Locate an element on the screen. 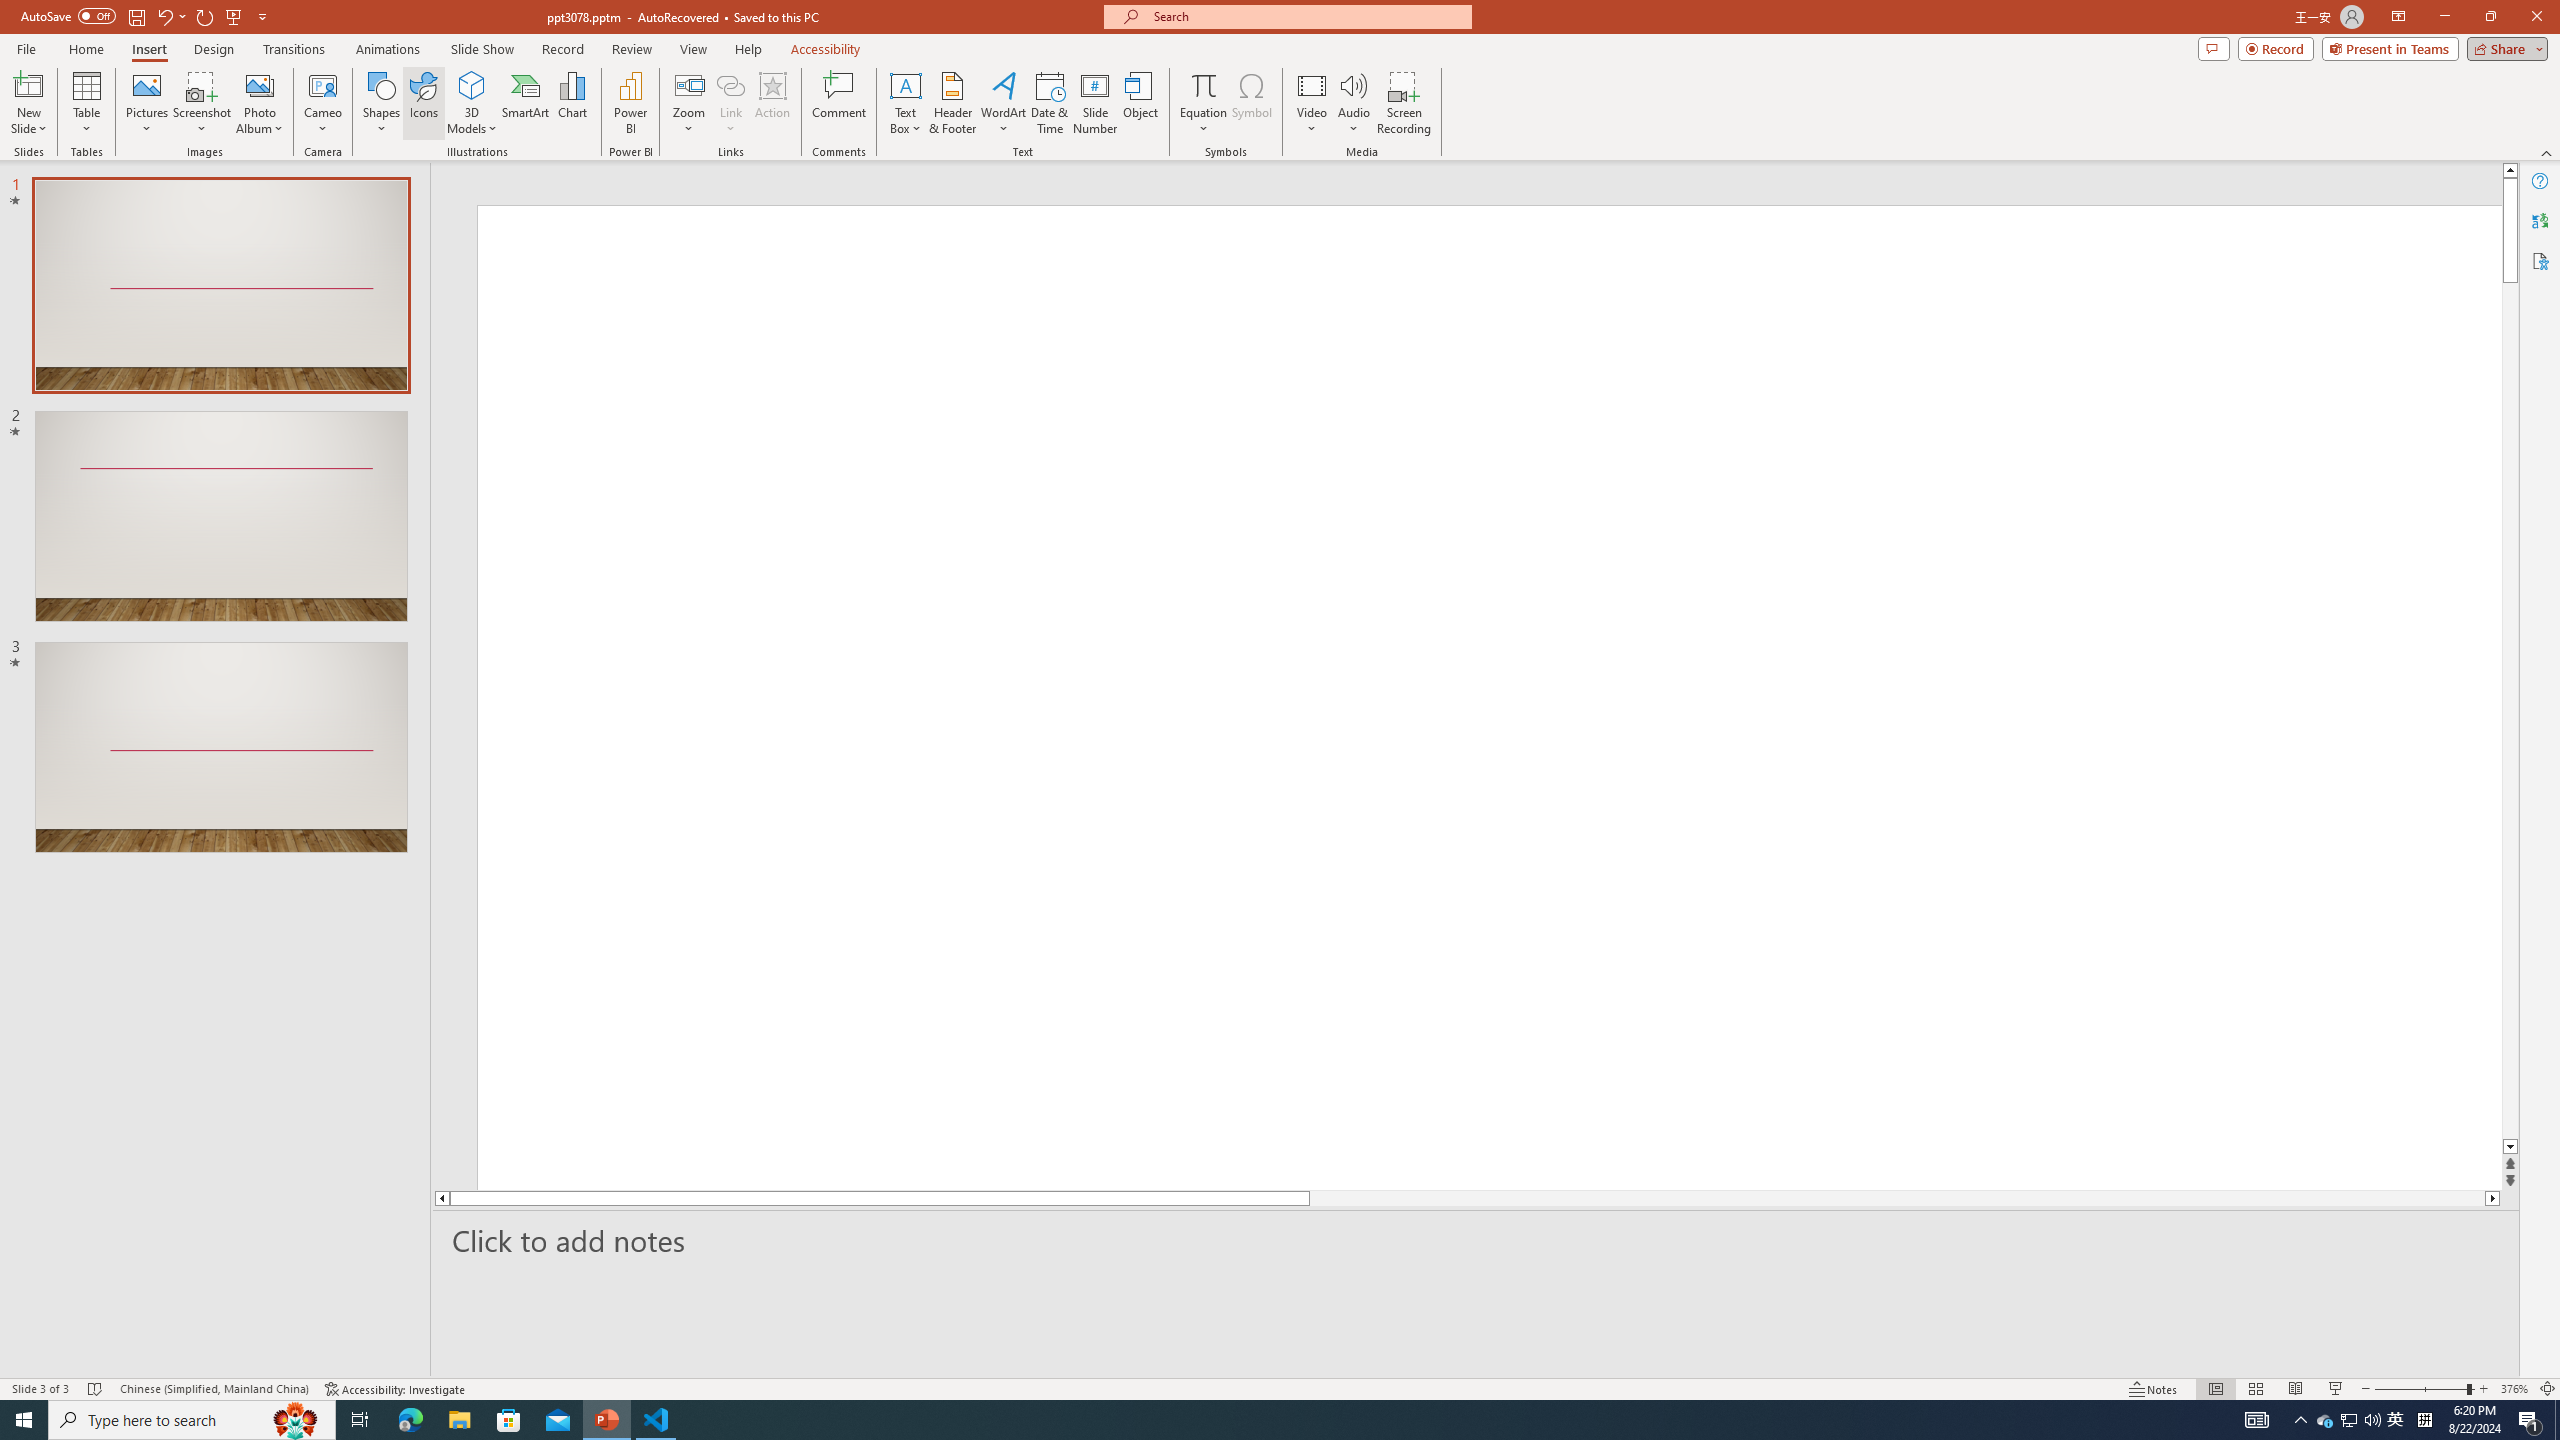  'Chart...' is located at coordinates (572, 103).